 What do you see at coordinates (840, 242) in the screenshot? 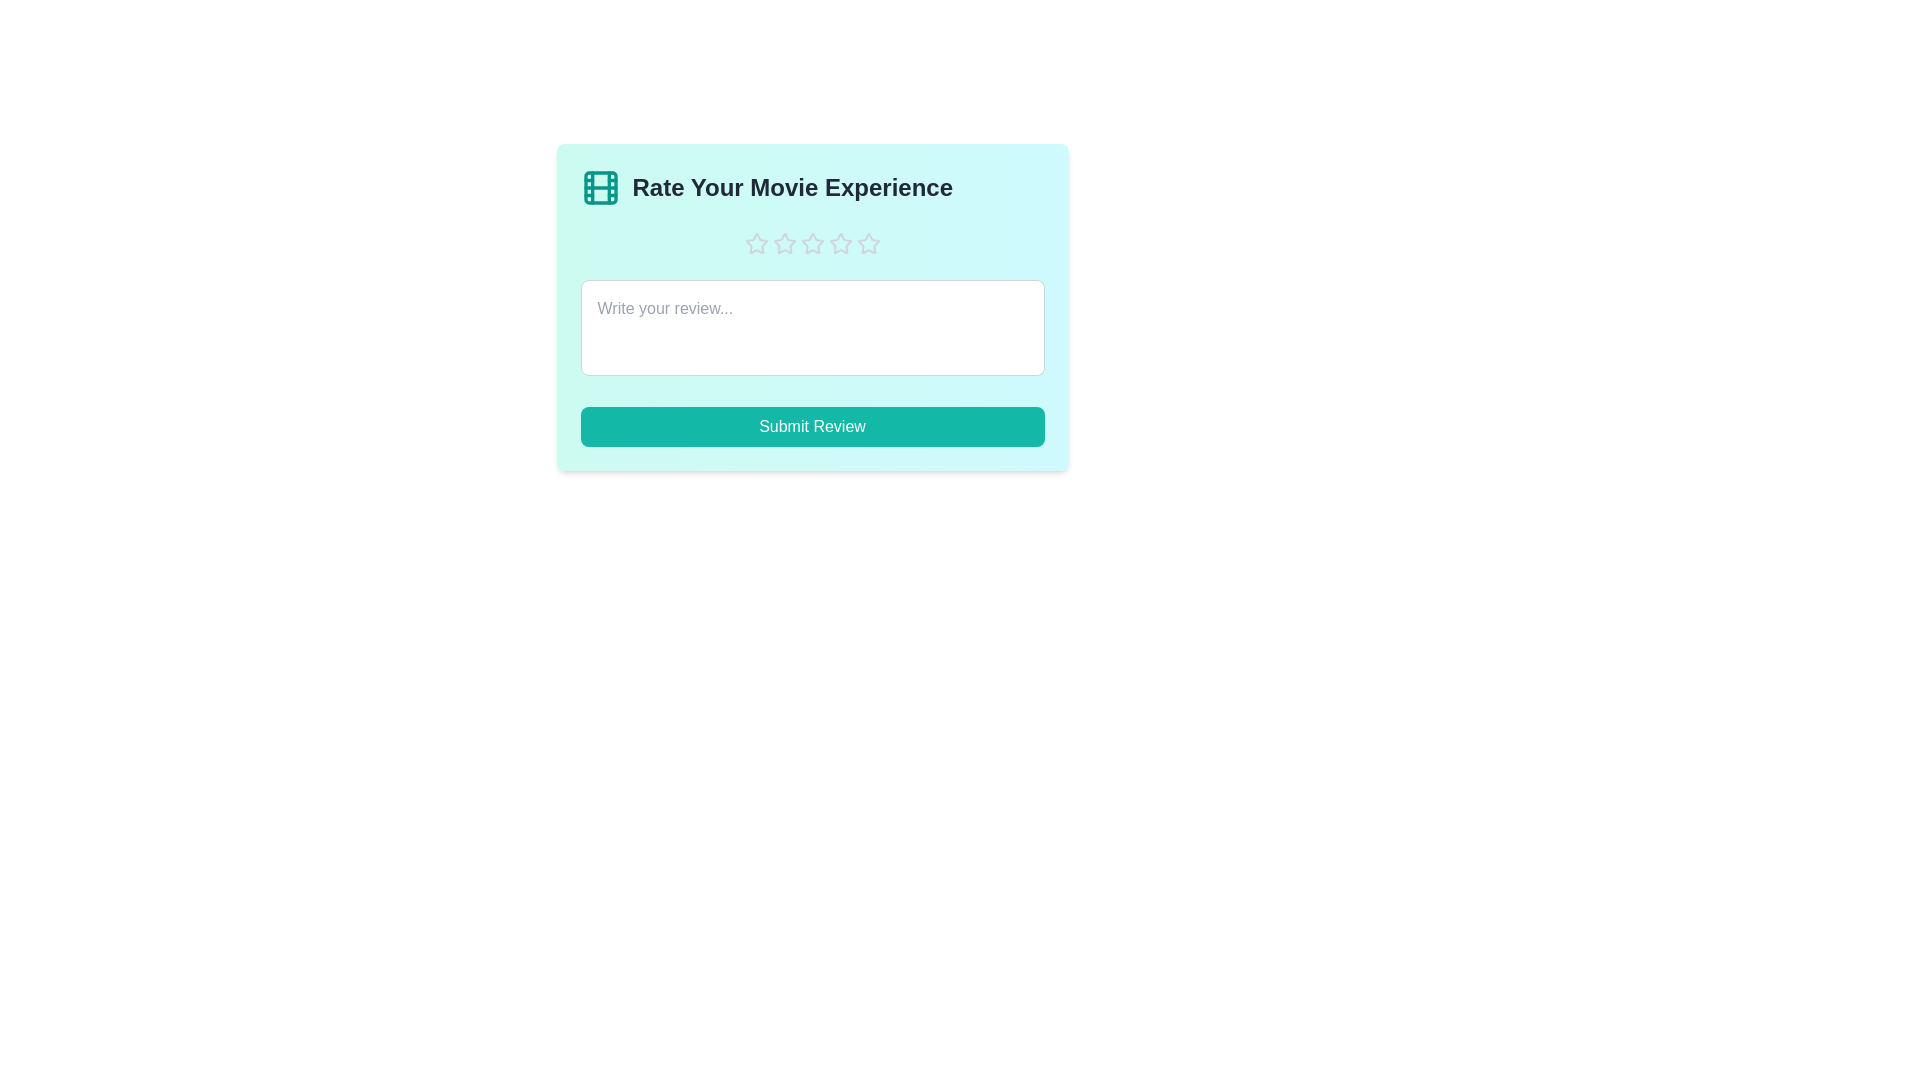
I see `the star corresponding to the rating 4 to set the movie experience rating` at bounding box center [840, 242].